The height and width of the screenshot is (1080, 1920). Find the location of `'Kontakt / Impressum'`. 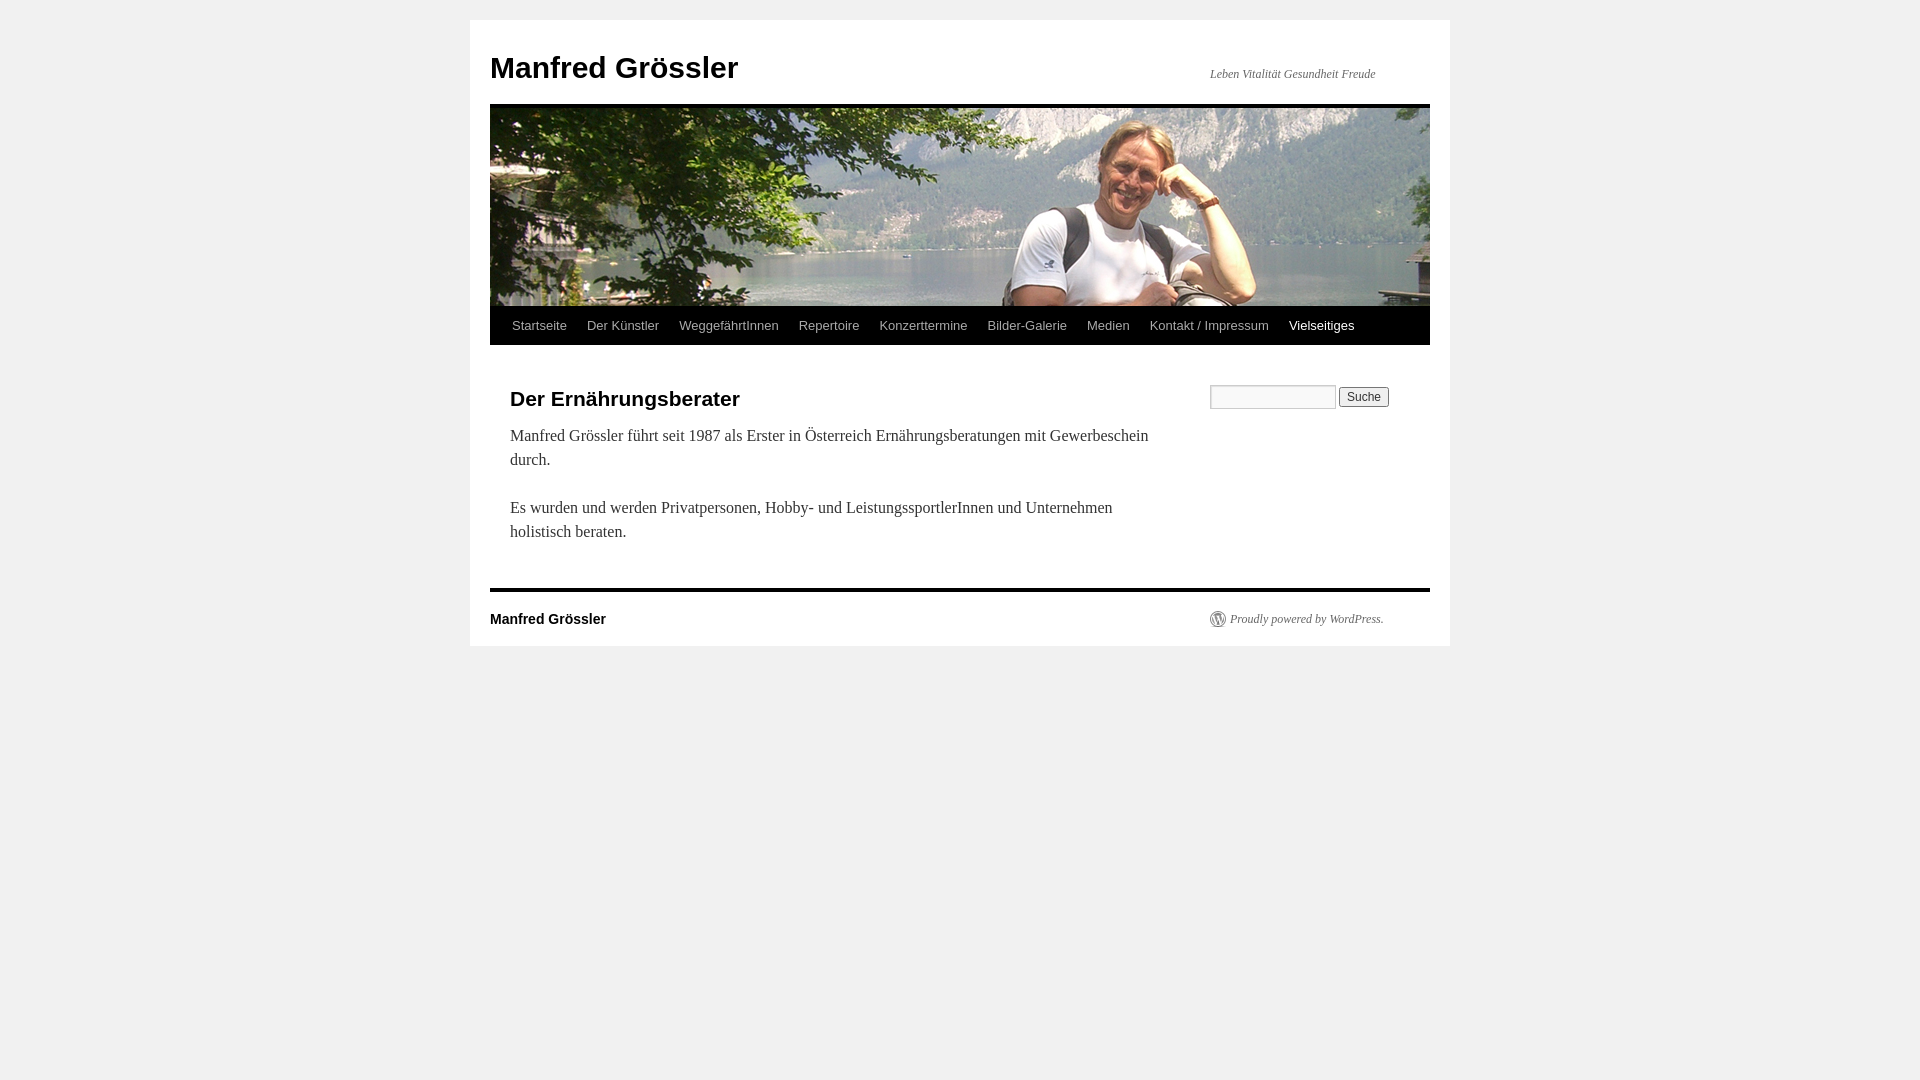

'Kontakt / Impressum' is located at coordinates (1140, 325).